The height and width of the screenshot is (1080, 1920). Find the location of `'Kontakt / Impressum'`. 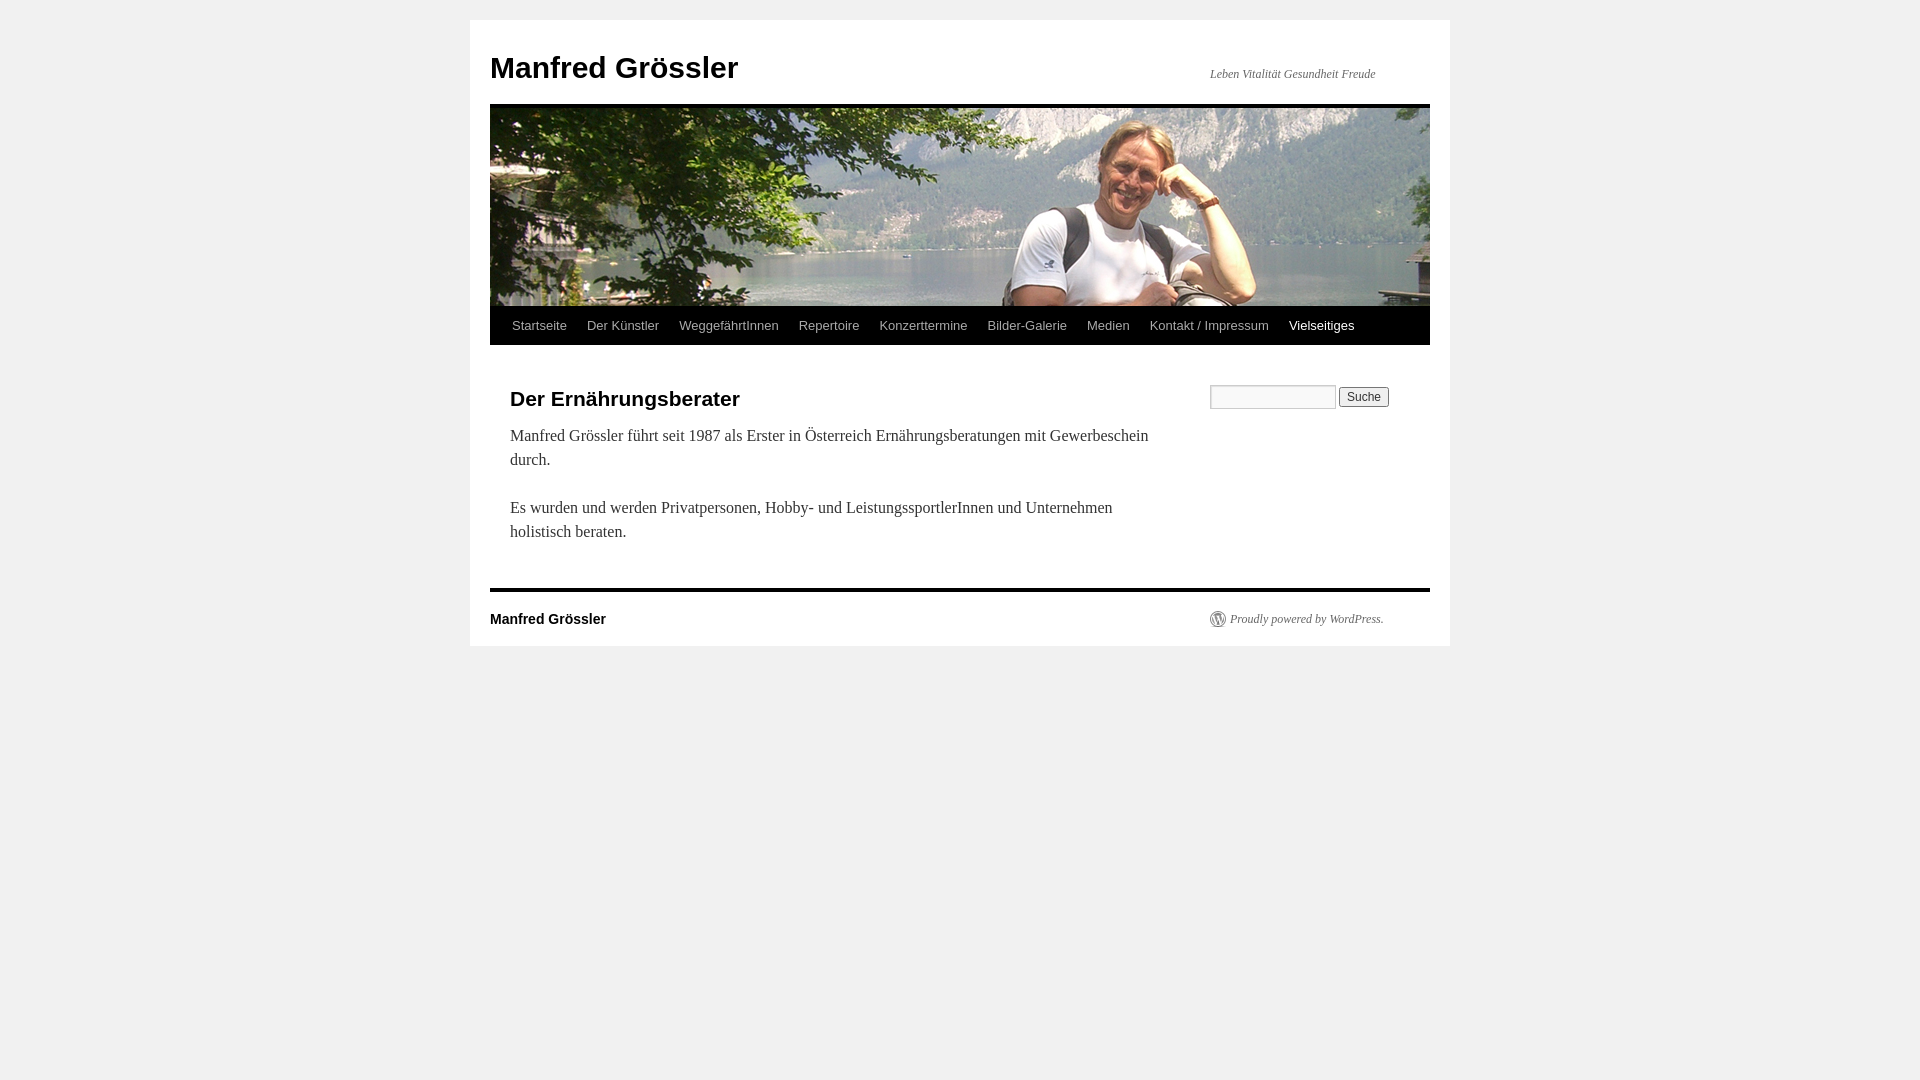

'Kontakt / Impressum' is located at coordinates (1140, 325).